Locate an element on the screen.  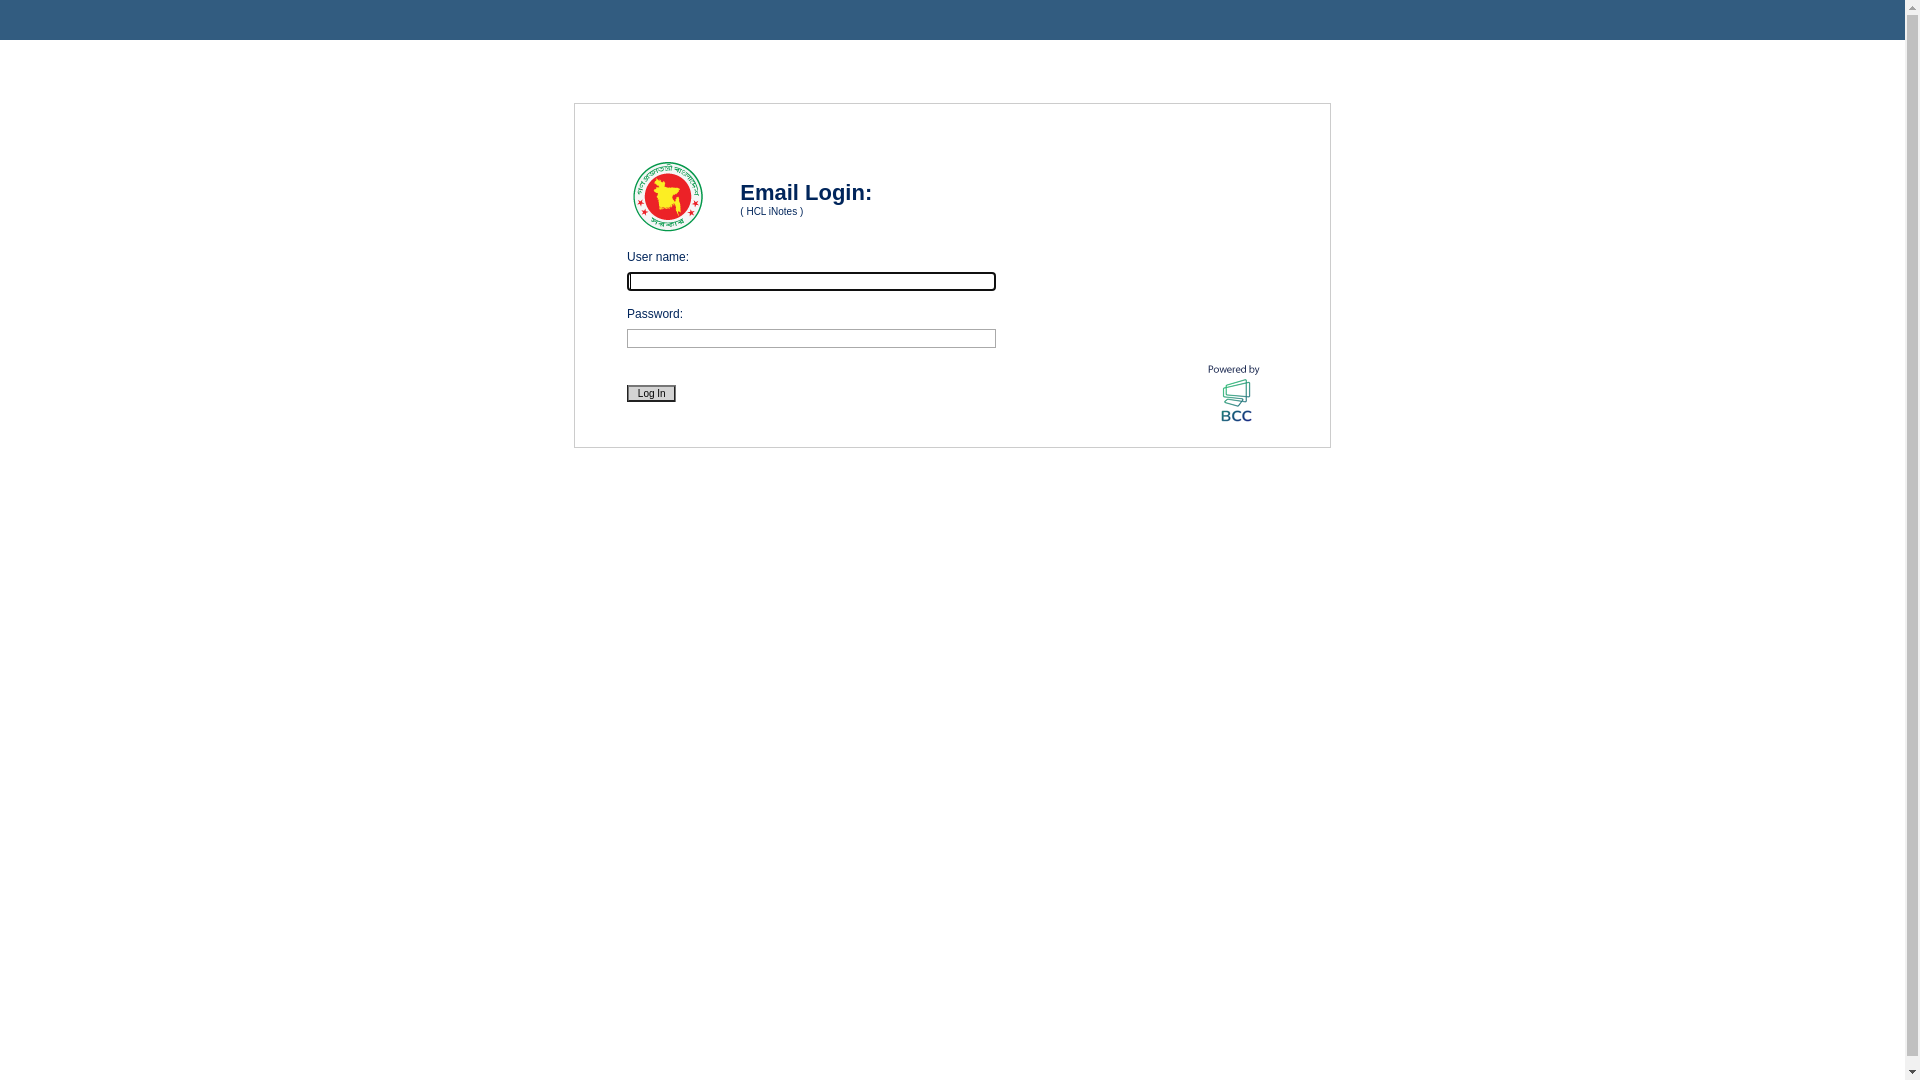
' Log In ' is located at coordinates (651, 393).